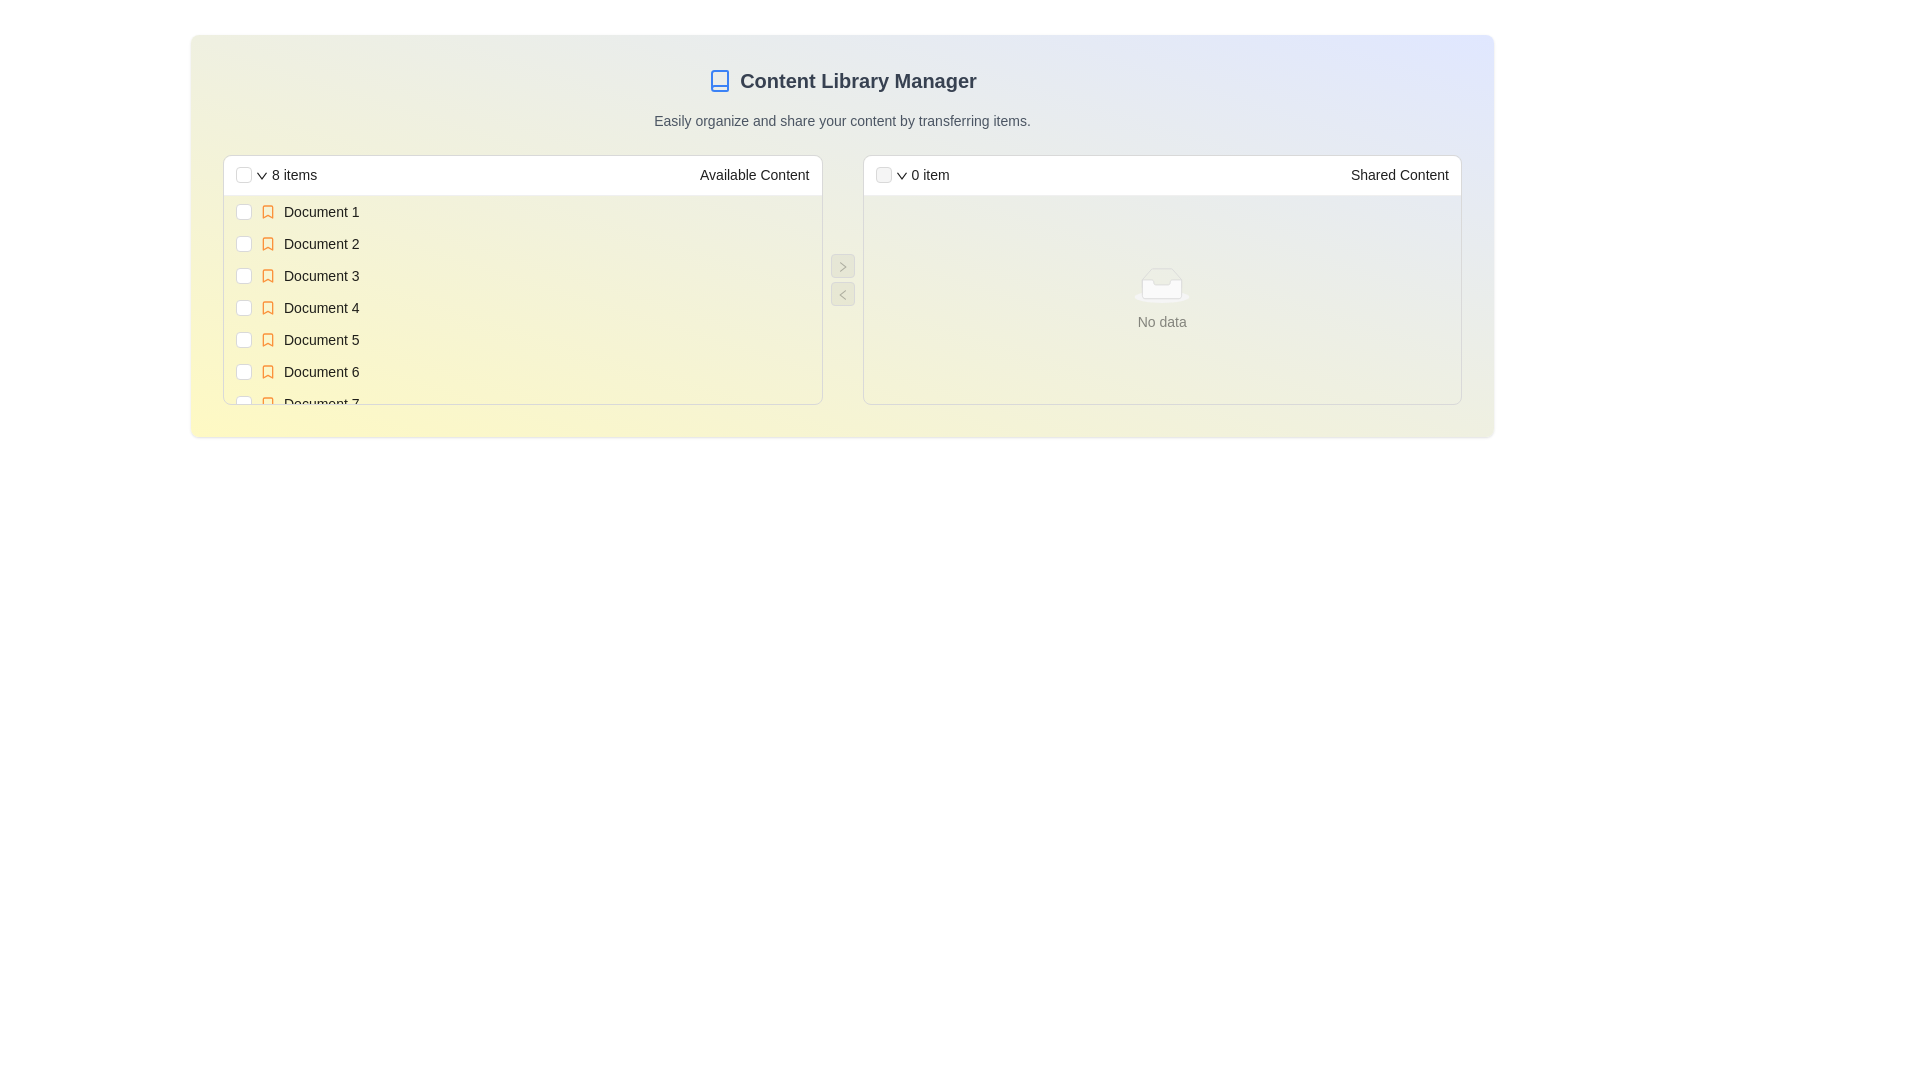 The width and height of the screenshot is (1920, 1080). What do you see at coordinates (321, 308) in the screenshot?
I see `the text label displaying 'Document 4' in the 'Available Content' section` at bounding box center [321, 308].